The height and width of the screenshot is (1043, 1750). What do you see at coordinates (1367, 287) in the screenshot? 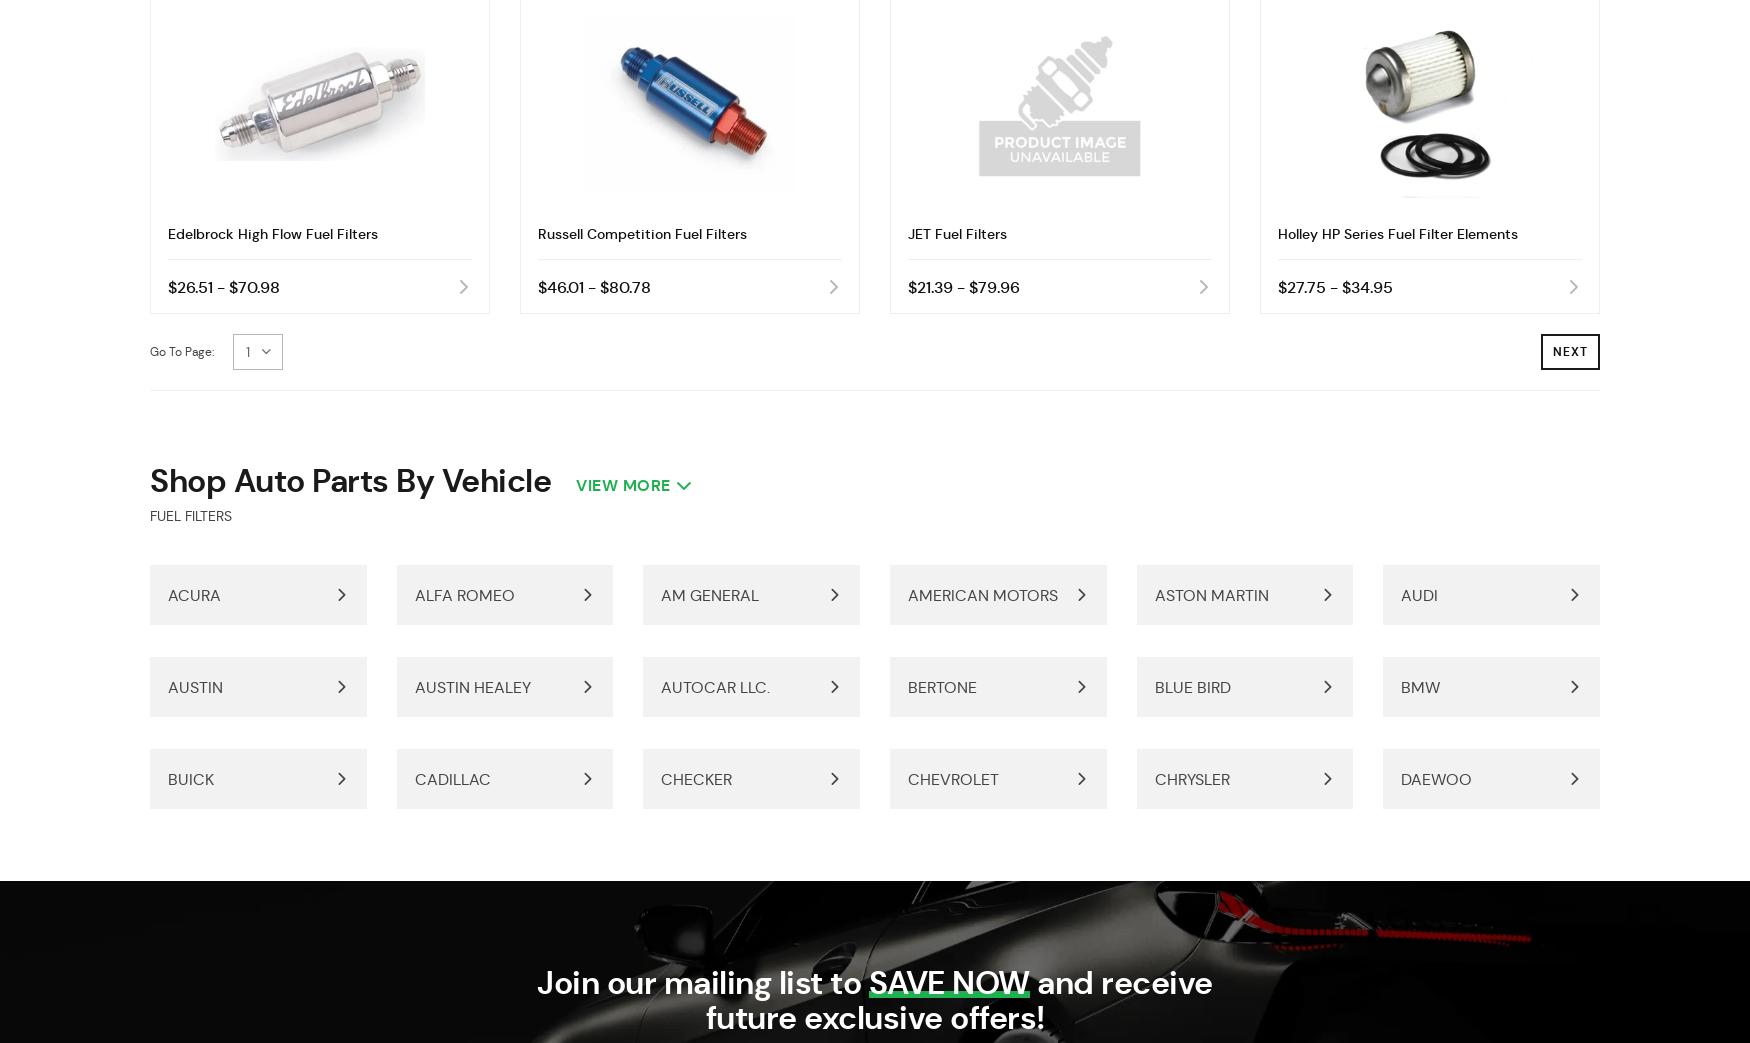
I see `'$34.95'` at bounding box center [1367, 287].